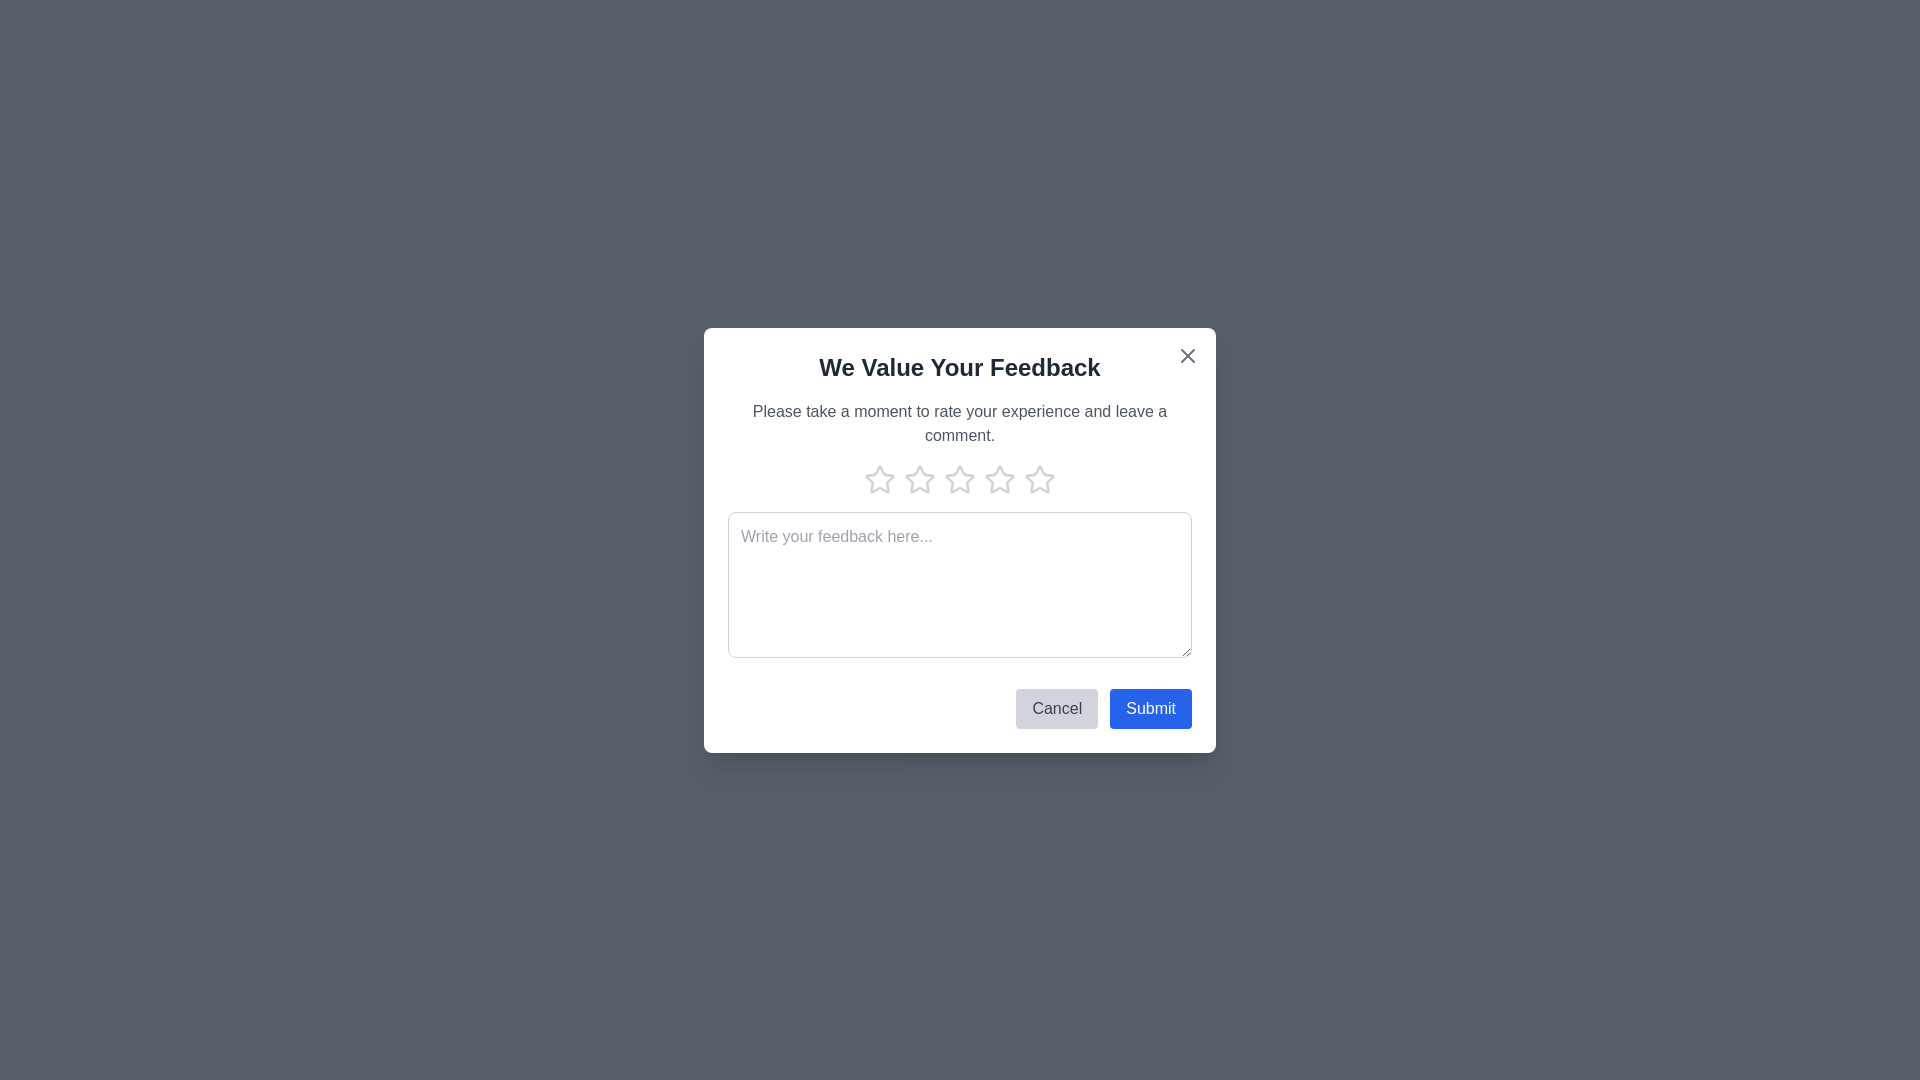 Image resolution: width=1920 pixels, height=1080 pixels. What do you see at coordinates (919, 479) in the screenshot?
I see `the third star icon` at bounding box center [919, 479].